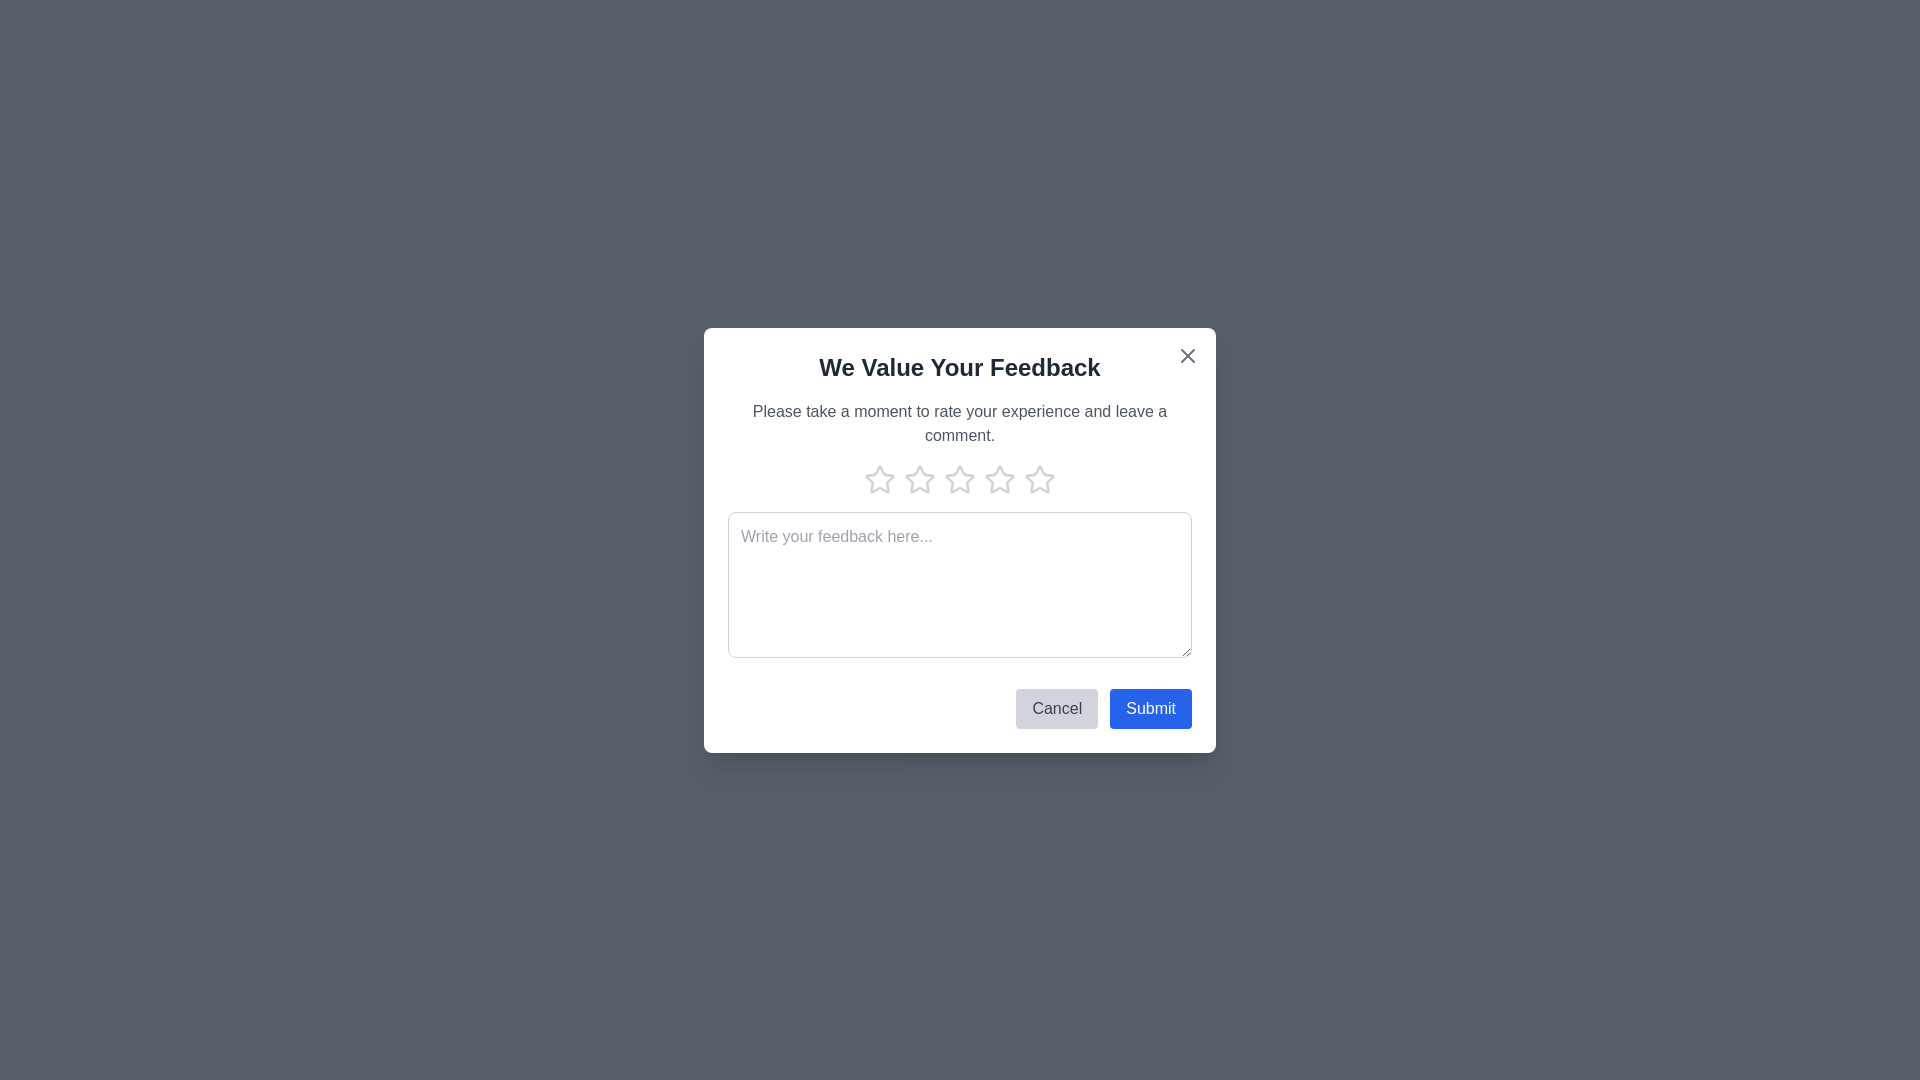 Image resolution: width=1920 pixels, height=1080 pixels. What do you see at coordinates (919, 479) in the screenshot?
I see `the third star icon` at bounding box center [919, 479].